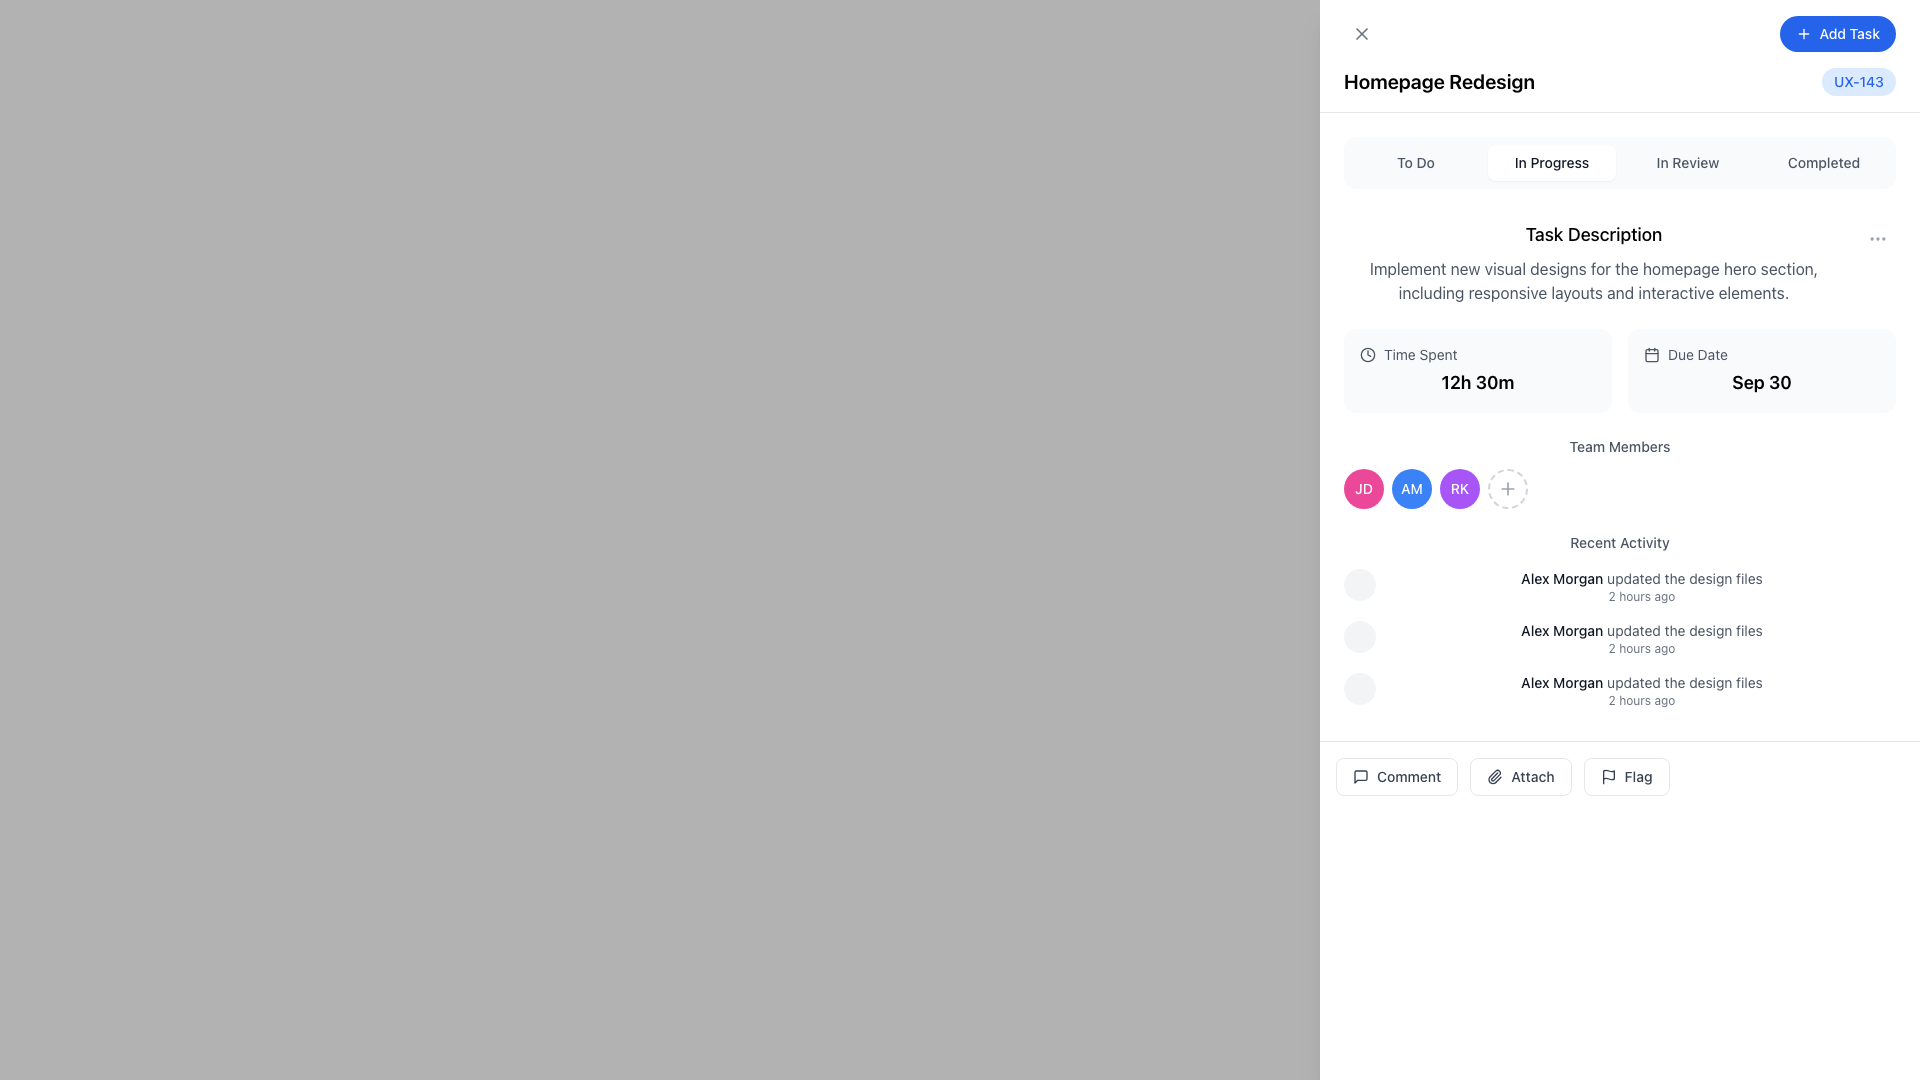 The height and width of the screenshot is (1080, 1920). Describe the element at coordinates (1620, 689) in the screenshot. I see `the user name 'Alex Morgan' in the activity log entry, which is displayed in bold font, located in the 'Recent Activity' section` at that location.